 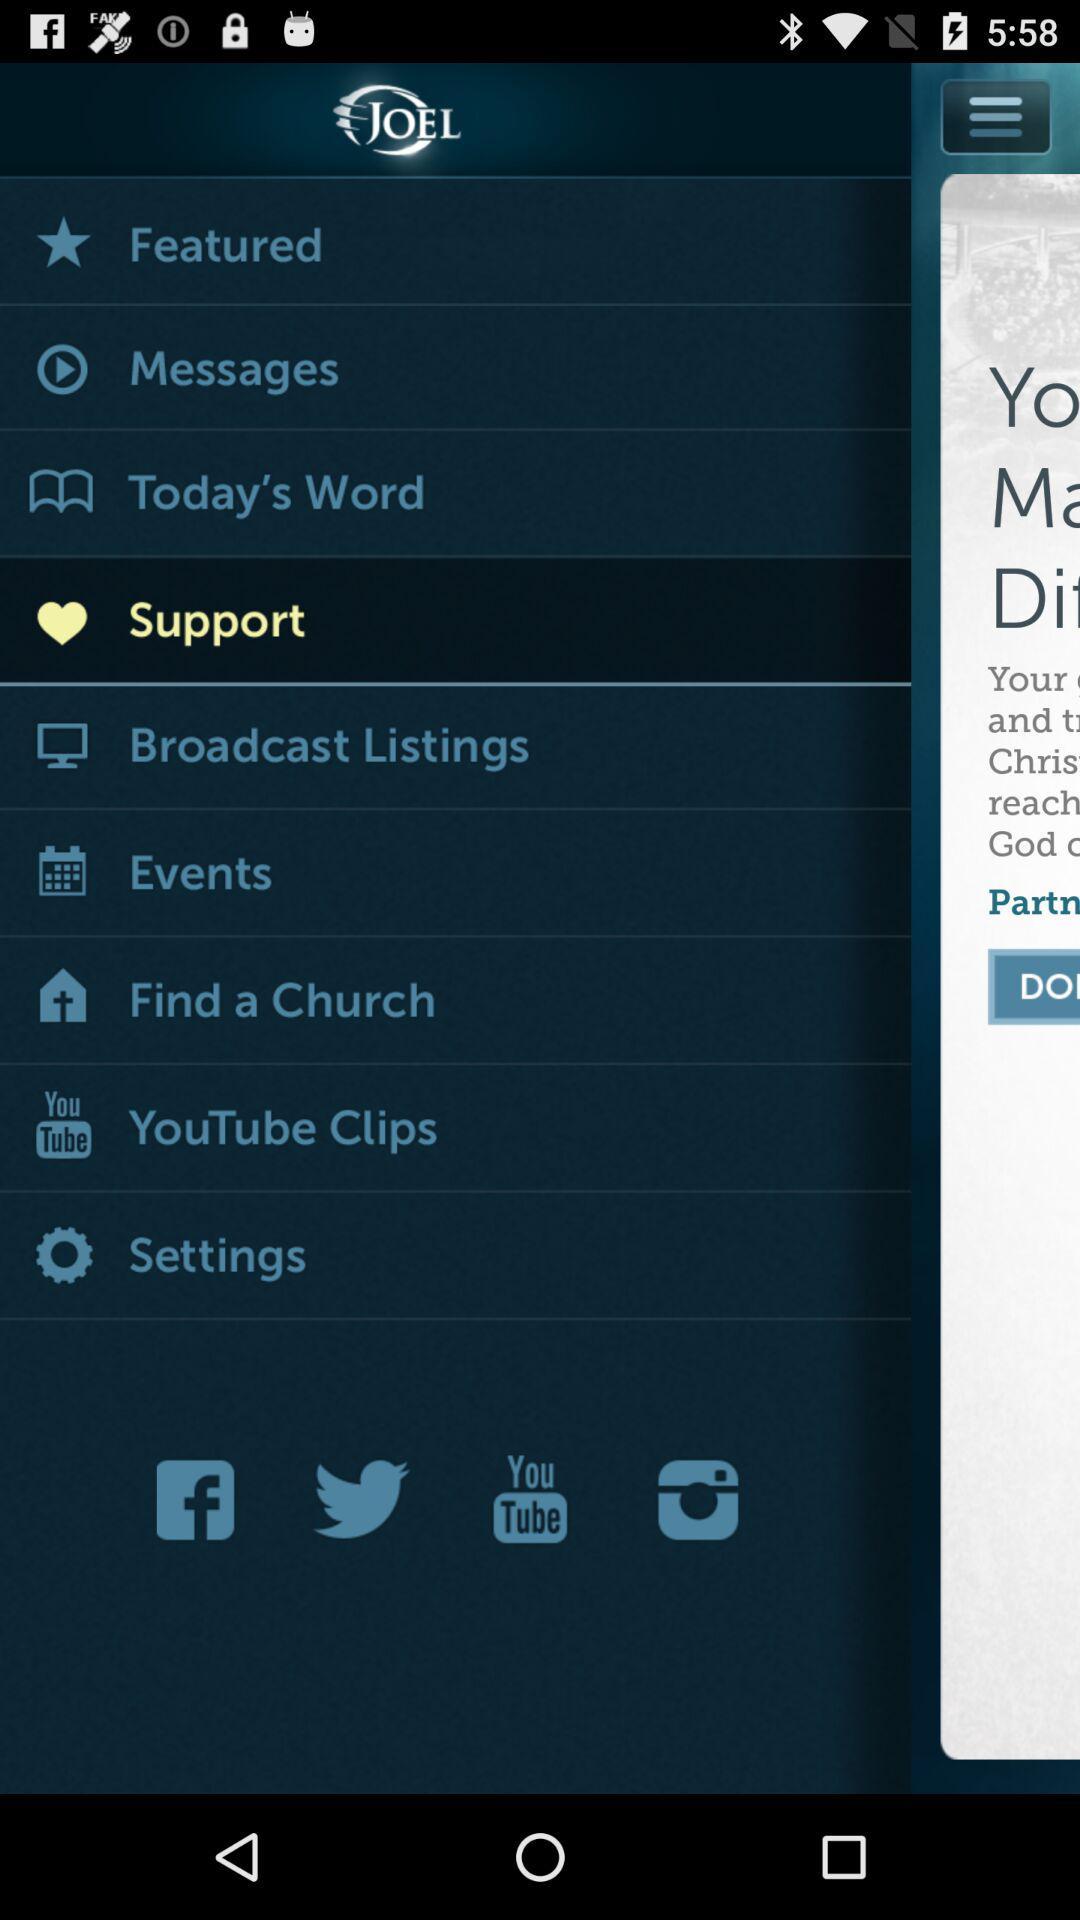 What do you see at coordinates (455, 494) in the screenshot?
I see `tap for article` at bounding box center [455, 494].